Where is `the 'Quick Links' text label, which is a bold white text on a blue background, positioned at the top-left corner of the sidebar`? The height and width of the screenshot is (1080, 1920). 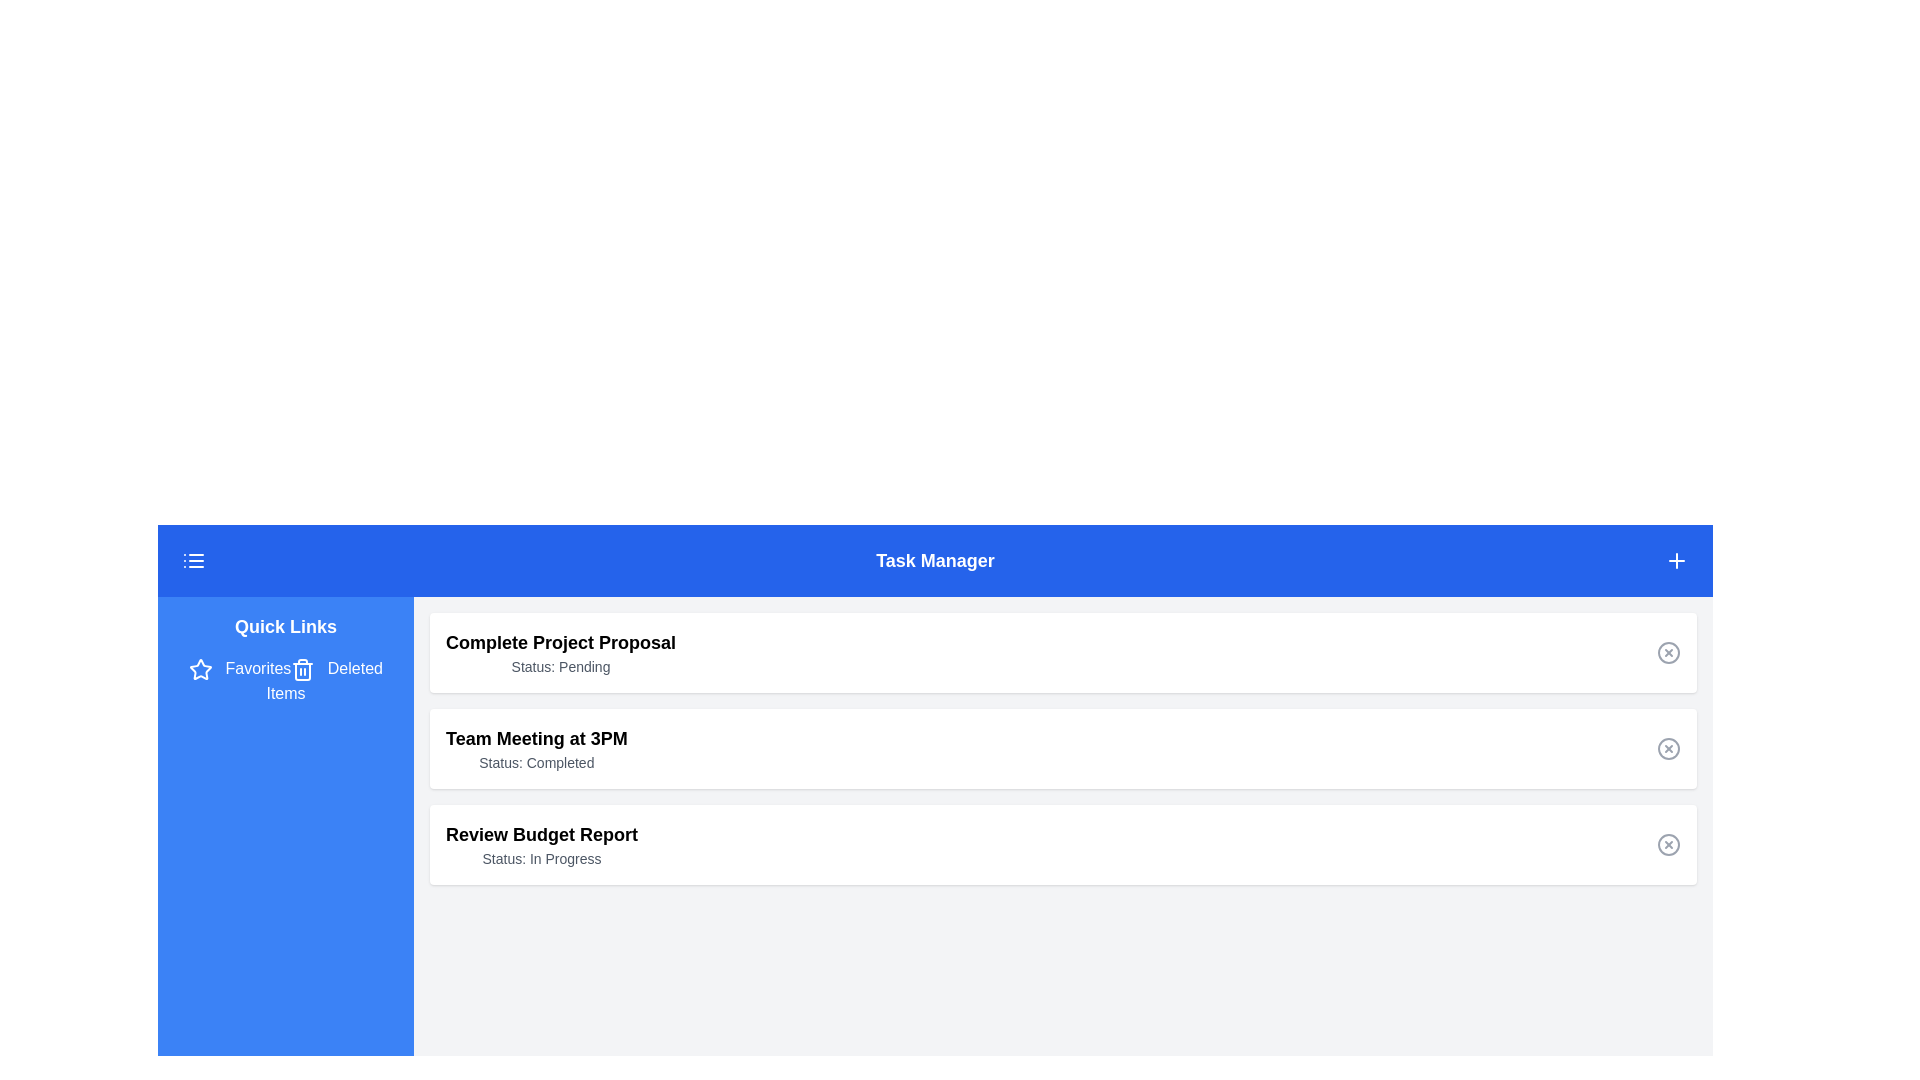 the 'Quick Links' text label, which is a bold white text on a blue background, positioned at the top-left corner of the sidebar is located at coordinates (285, 626).